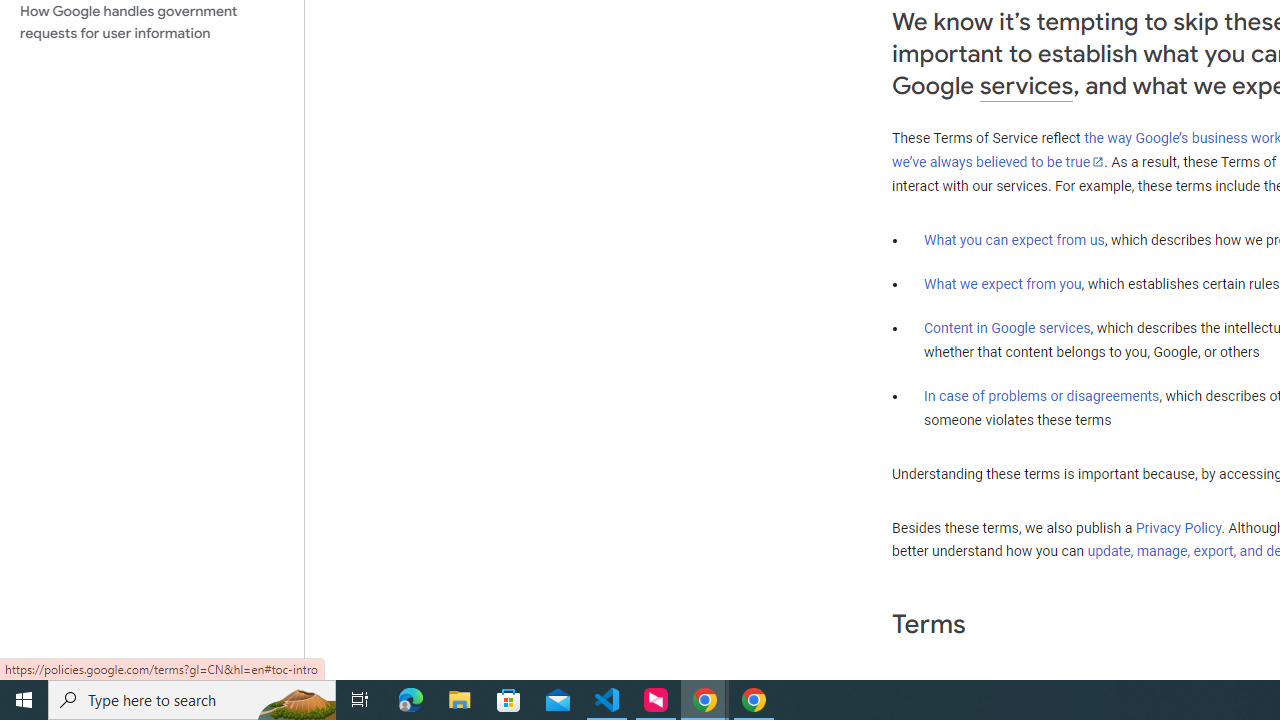  What do you see at coordinates (1178, 527) in the screenshot?
I see `'Privacy Policy'` at bounding box center [1178, 527].